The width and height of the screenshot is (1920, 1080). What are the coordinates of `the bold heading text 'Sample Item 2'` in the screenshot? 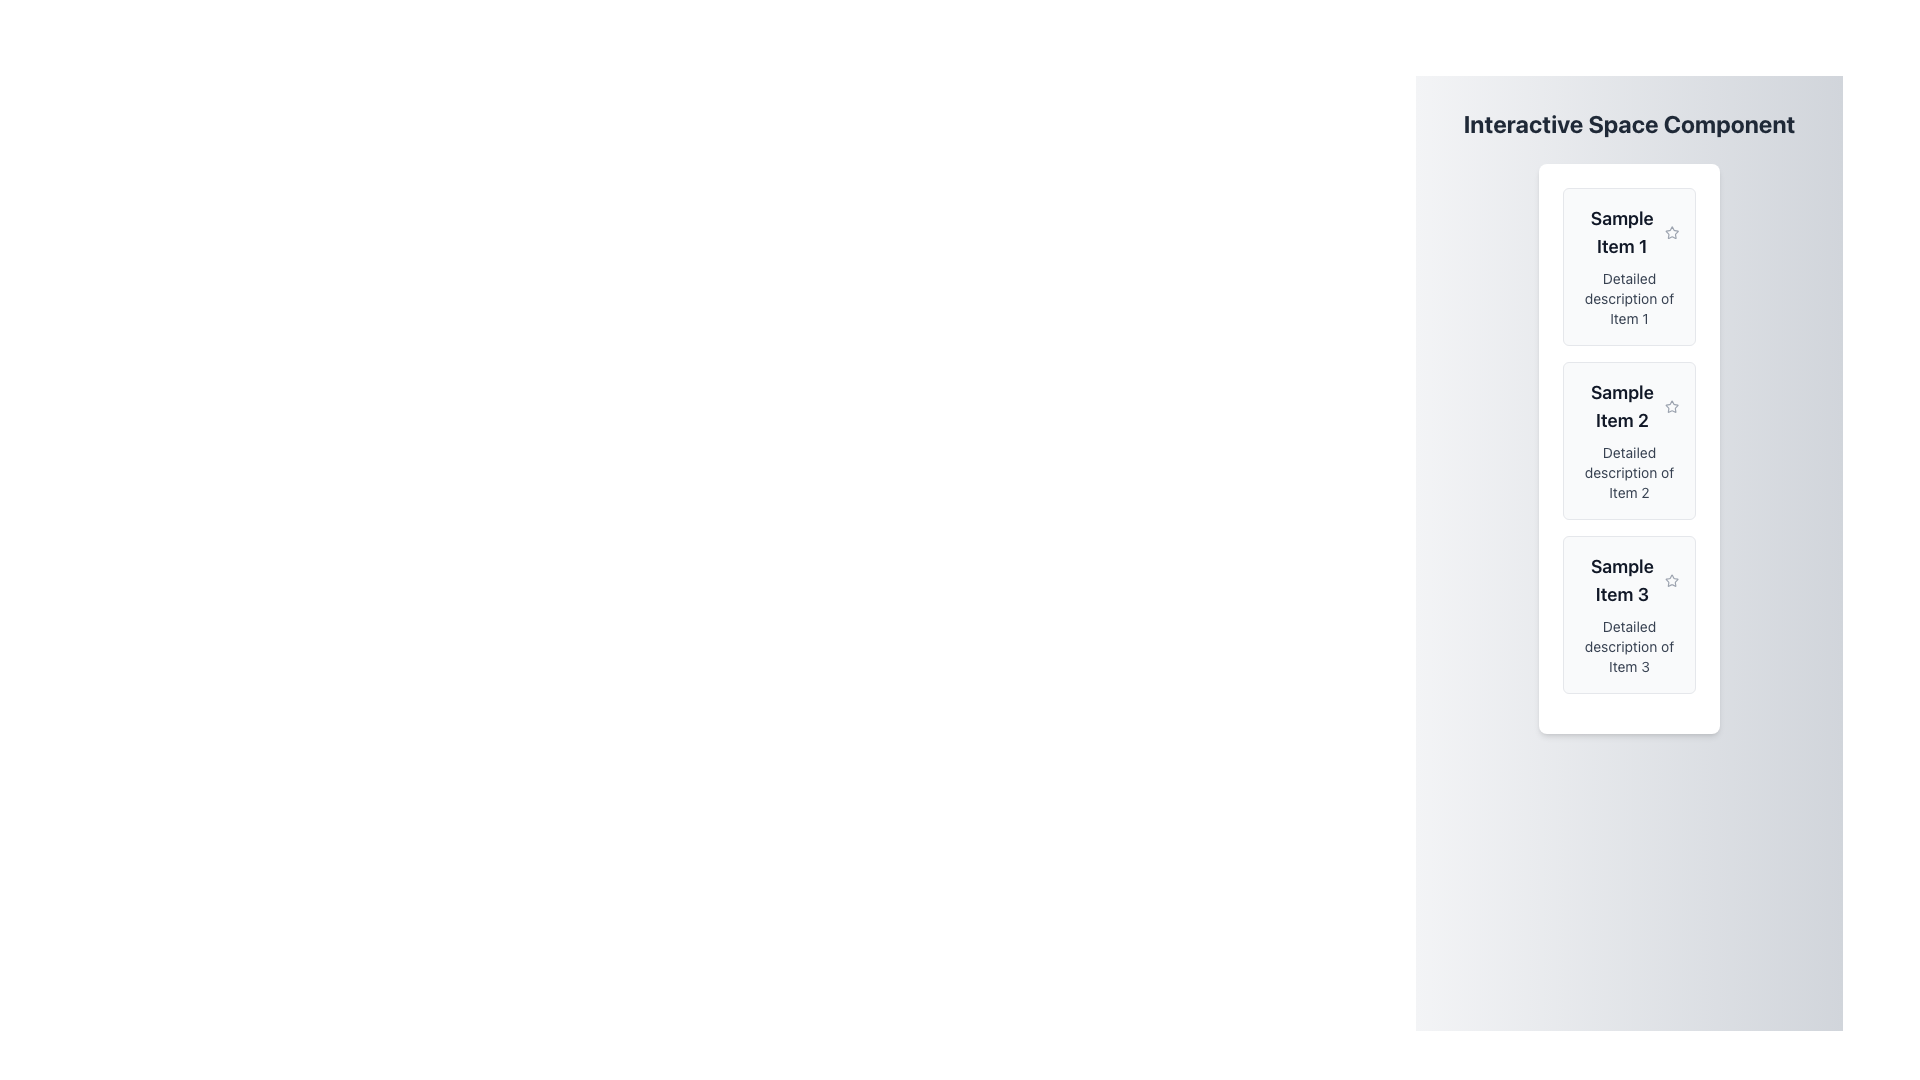 It's located at (1622, 406).